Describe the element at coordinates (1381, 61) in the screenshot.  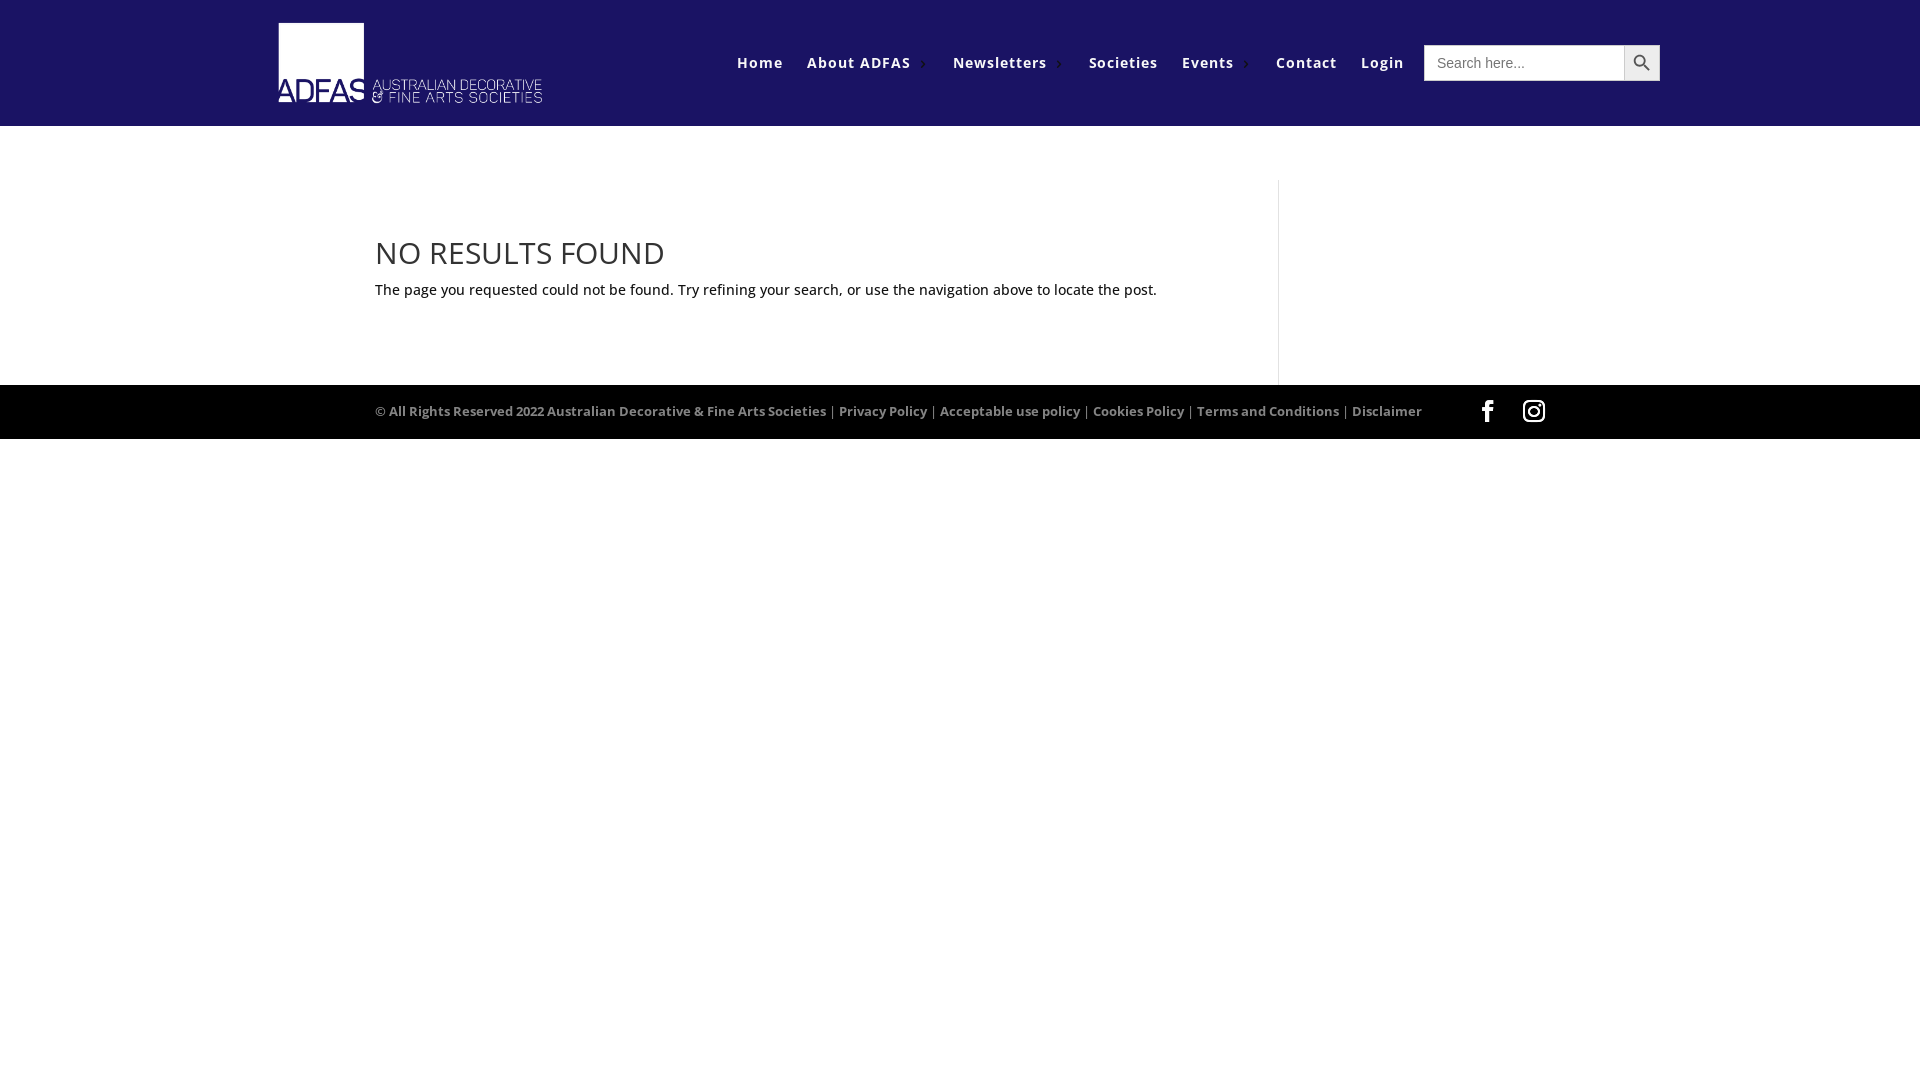
I see `'Login'` at that location.